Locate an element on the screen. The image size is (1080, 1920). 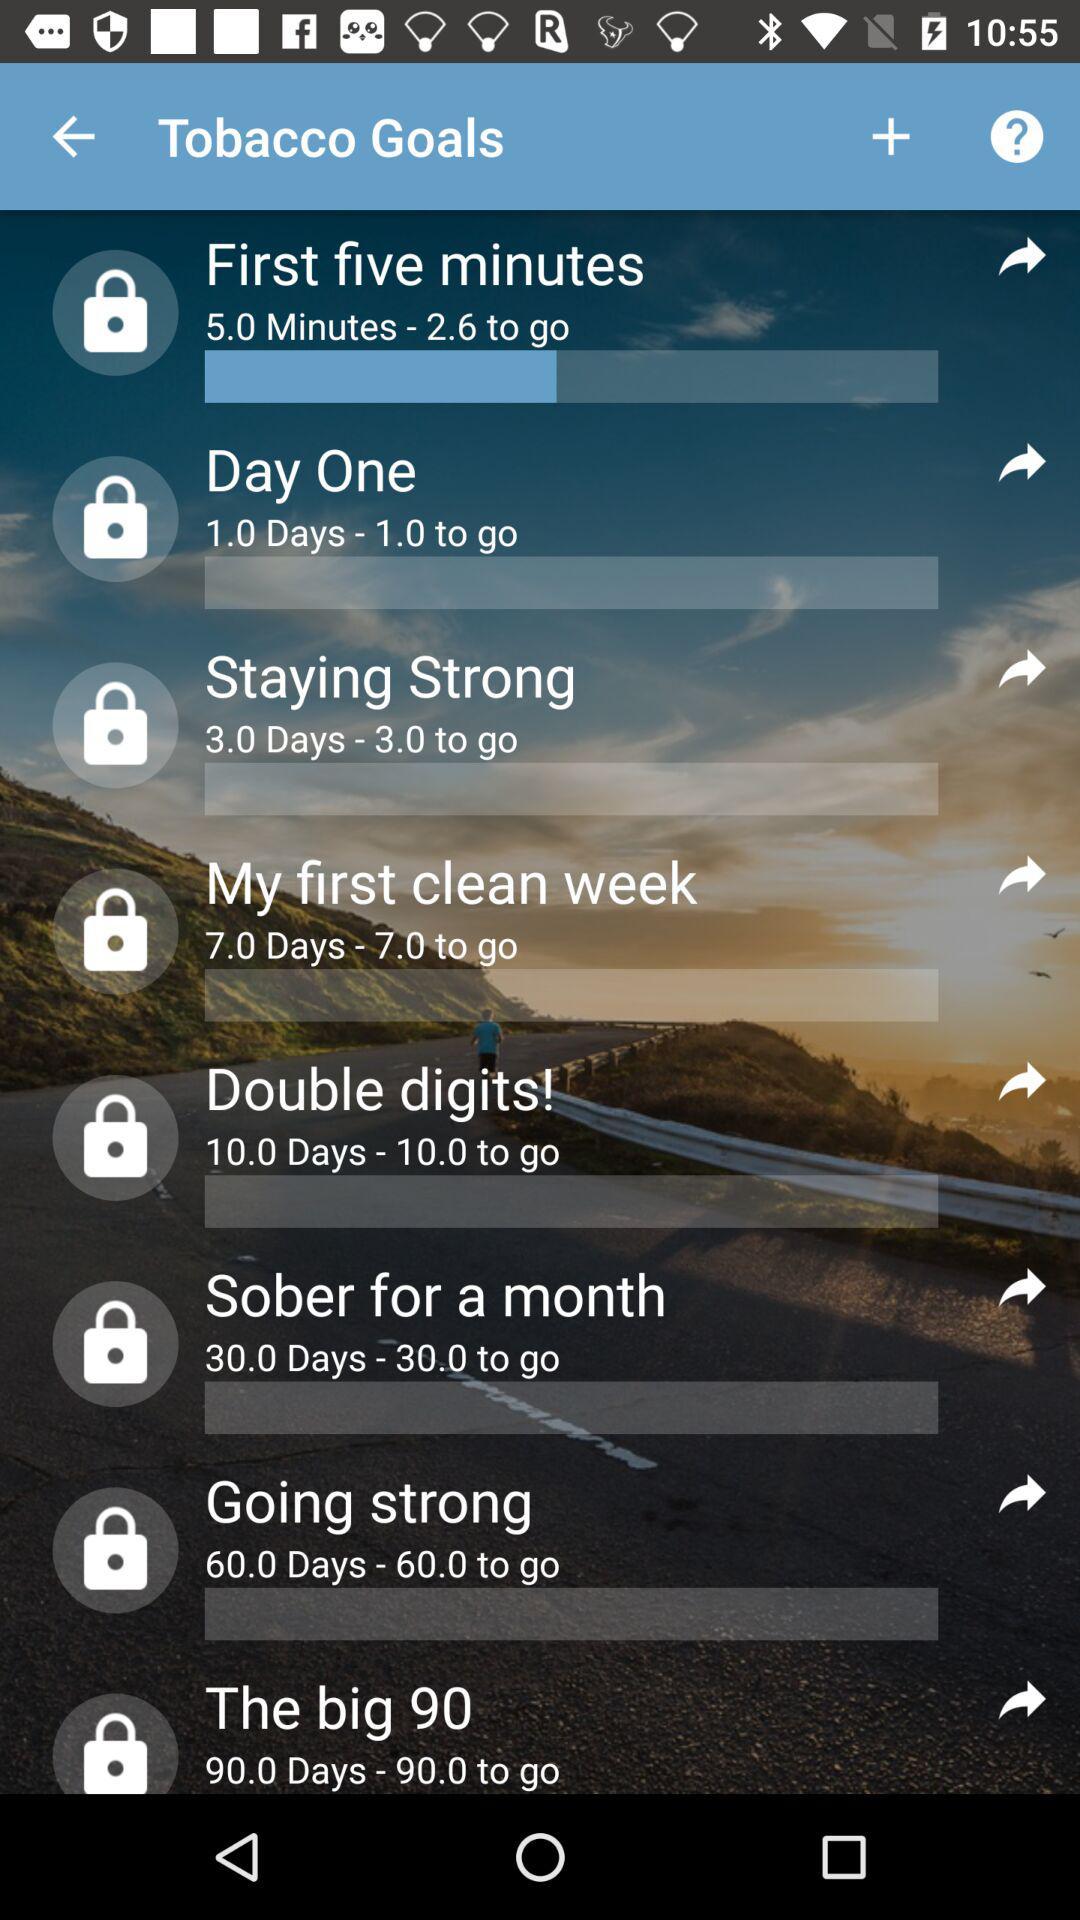
share goal status is located at coordinates (1022, 1492).